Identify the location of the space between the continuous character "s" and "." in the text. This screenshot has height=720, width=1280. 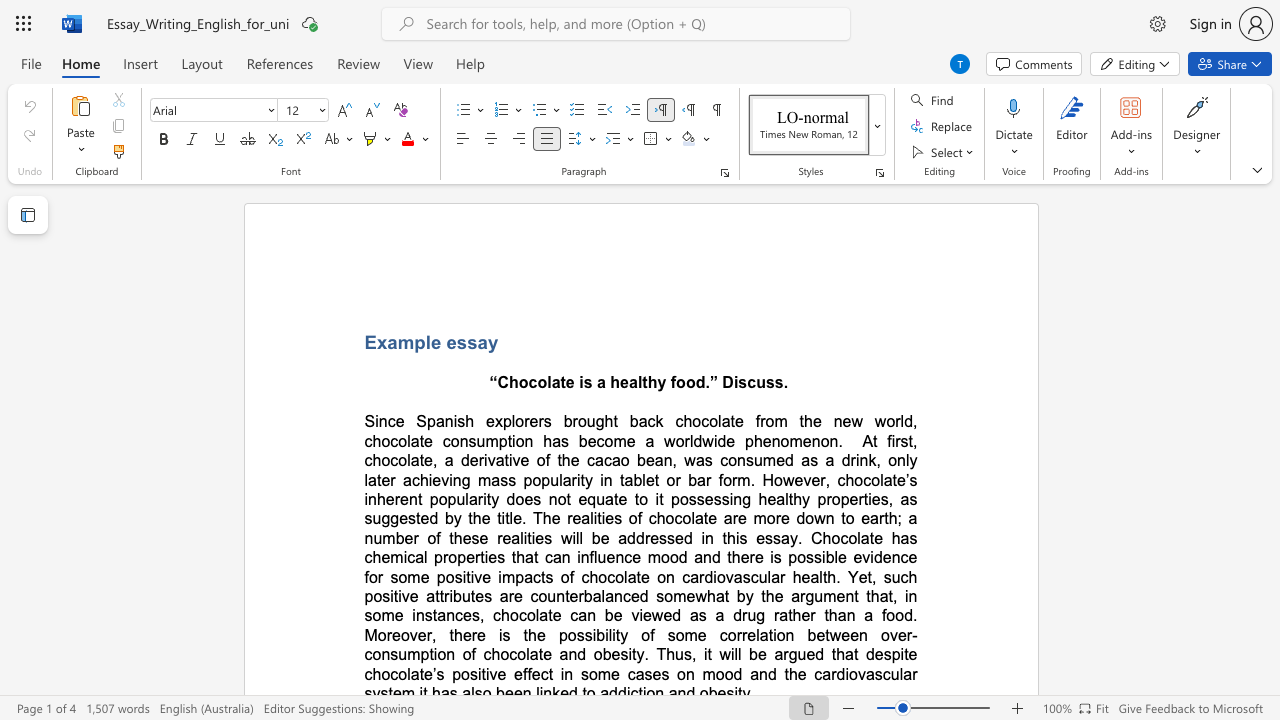
(781, 382).